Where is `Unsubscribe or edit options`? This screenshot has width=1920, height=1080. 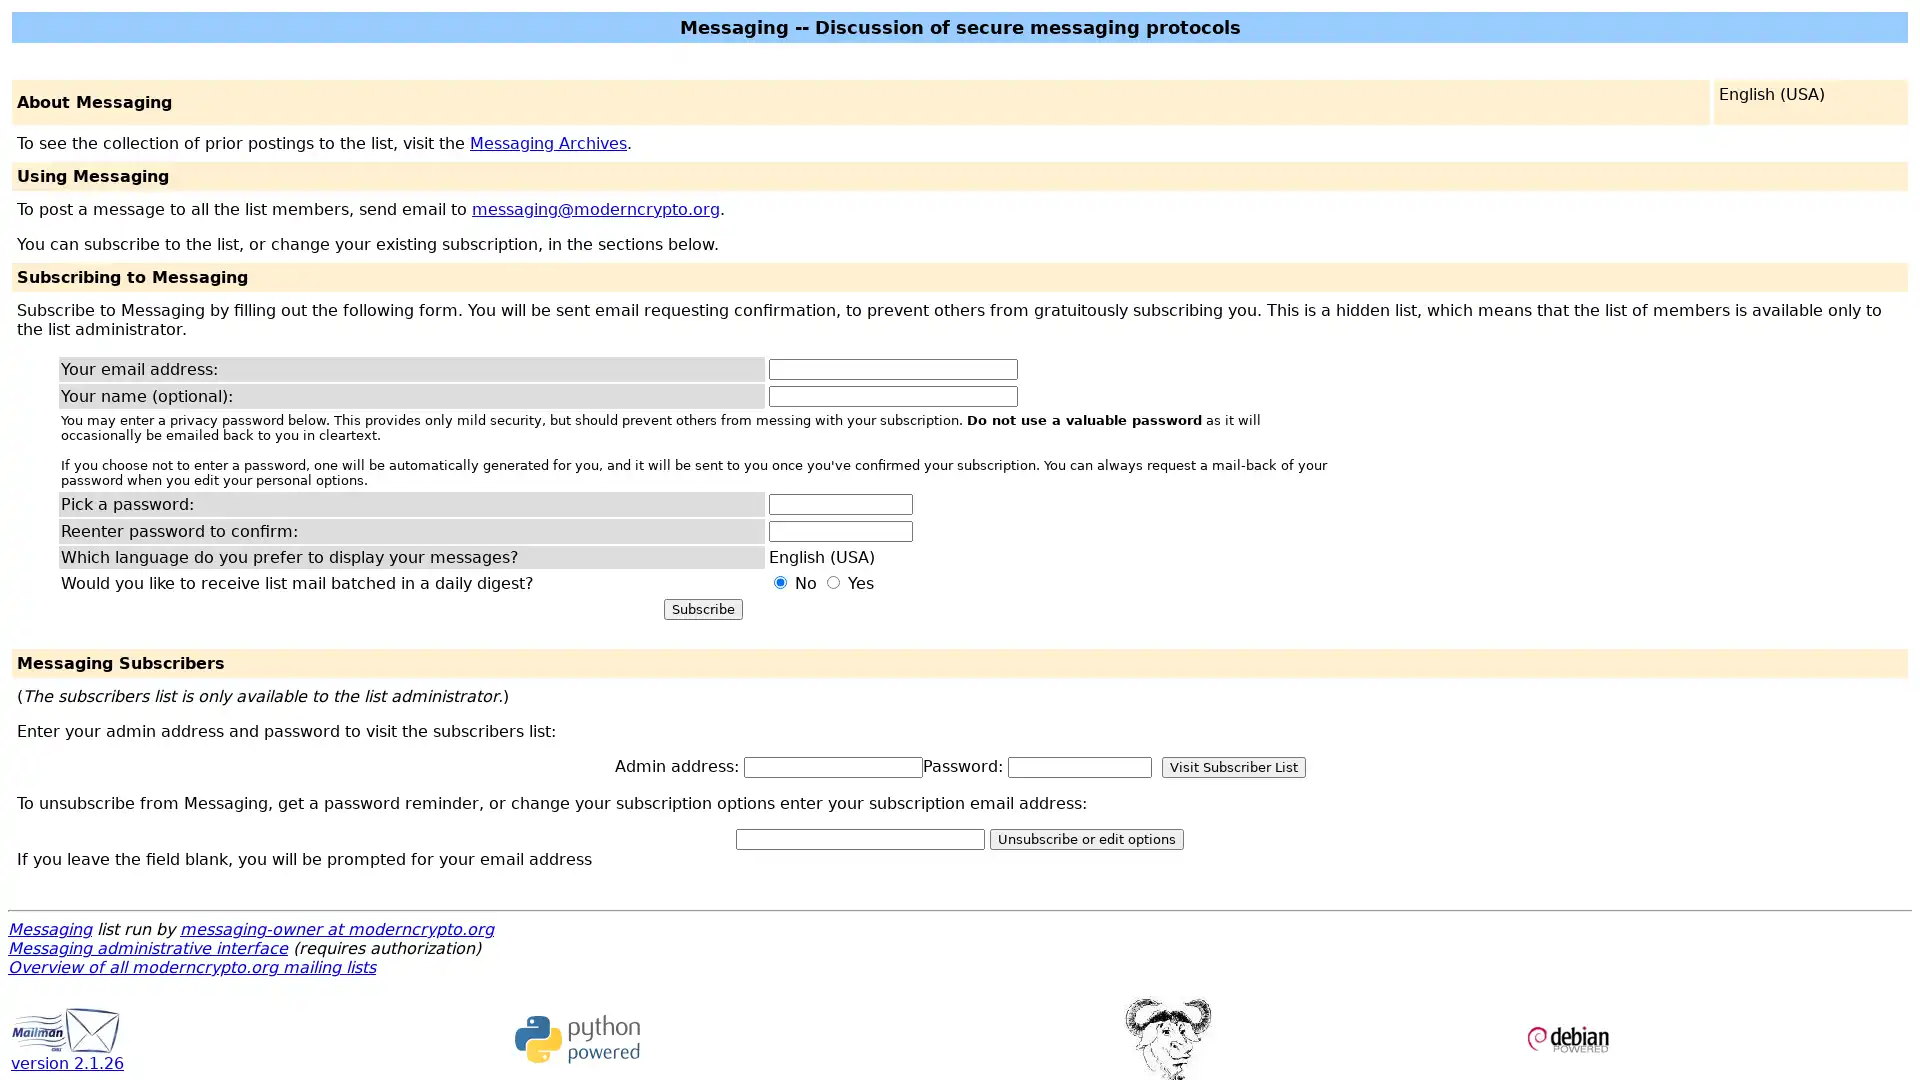
Unsubscribe or edit options is located at coordinates (1085, 839).